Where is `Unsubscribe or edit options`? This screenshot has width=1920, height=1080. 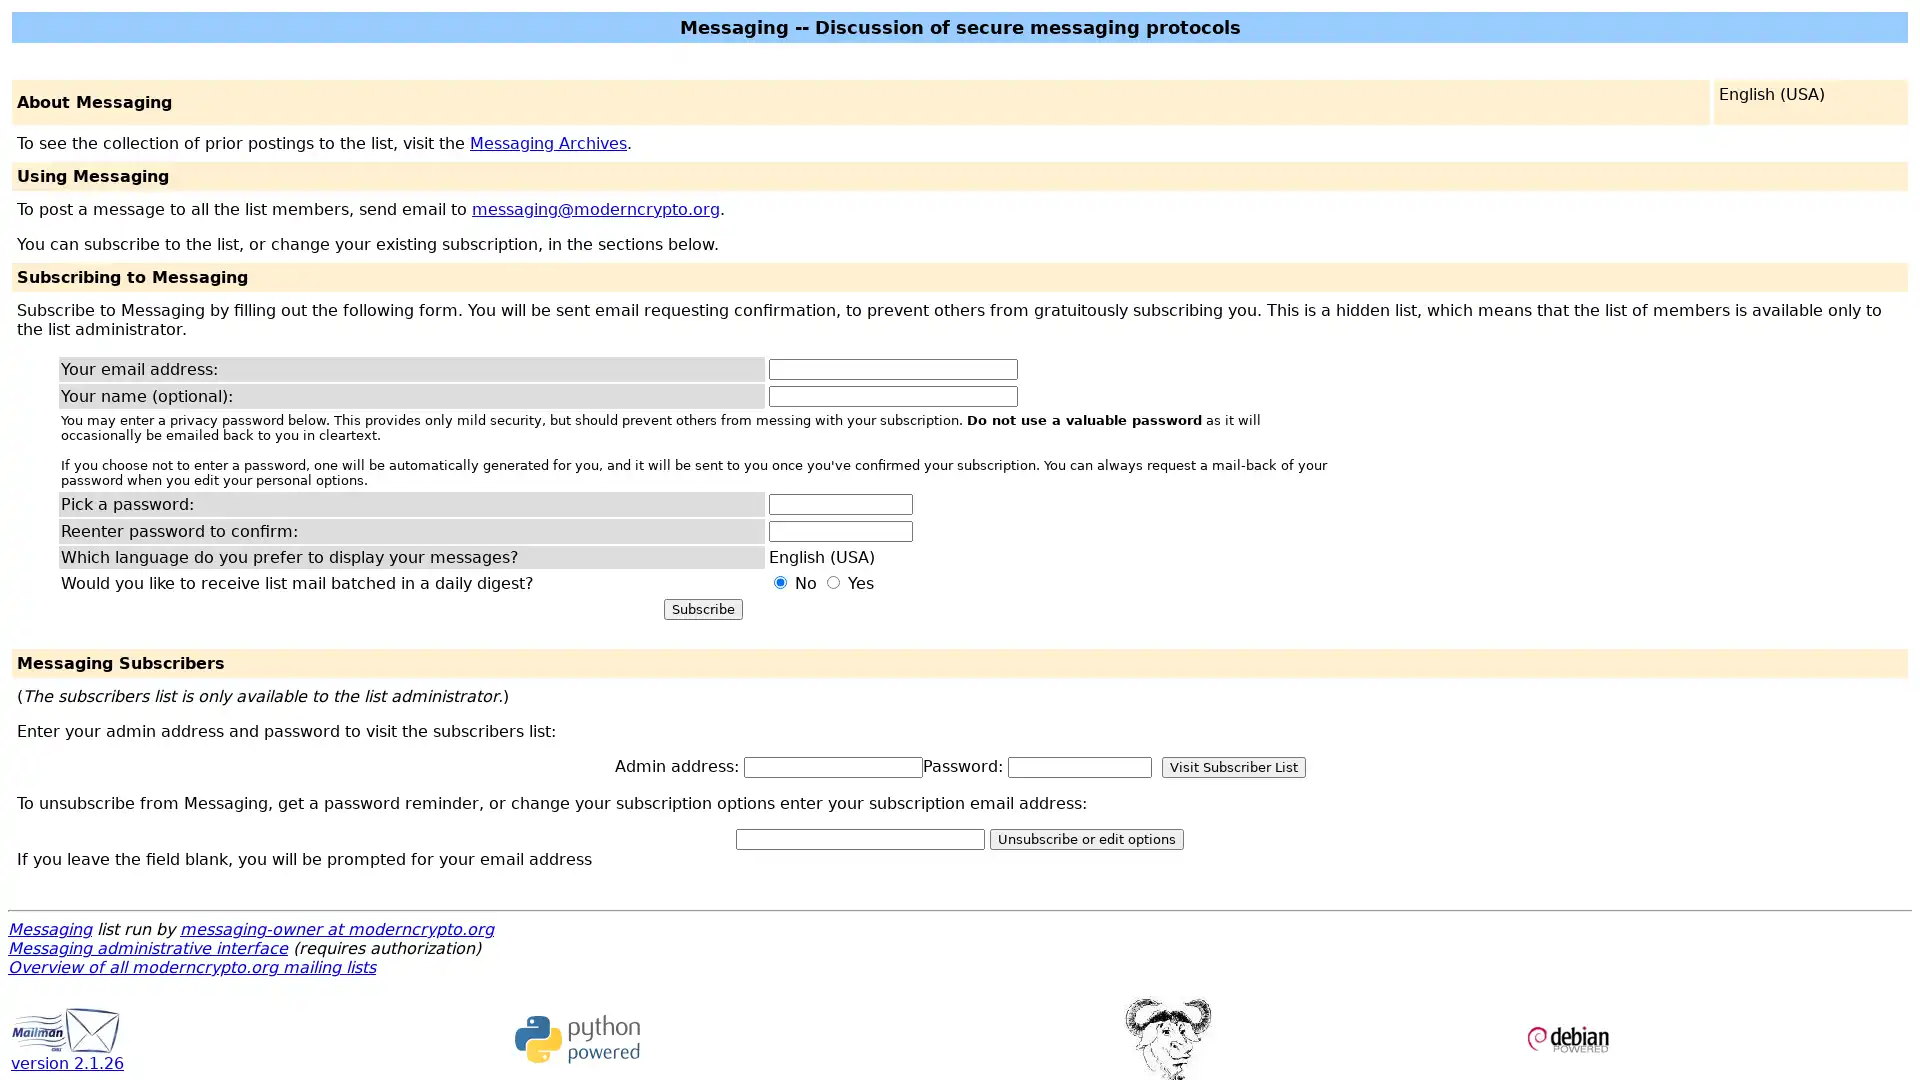
Unsubscribe or edit options is located at coordinates (1085, 839).